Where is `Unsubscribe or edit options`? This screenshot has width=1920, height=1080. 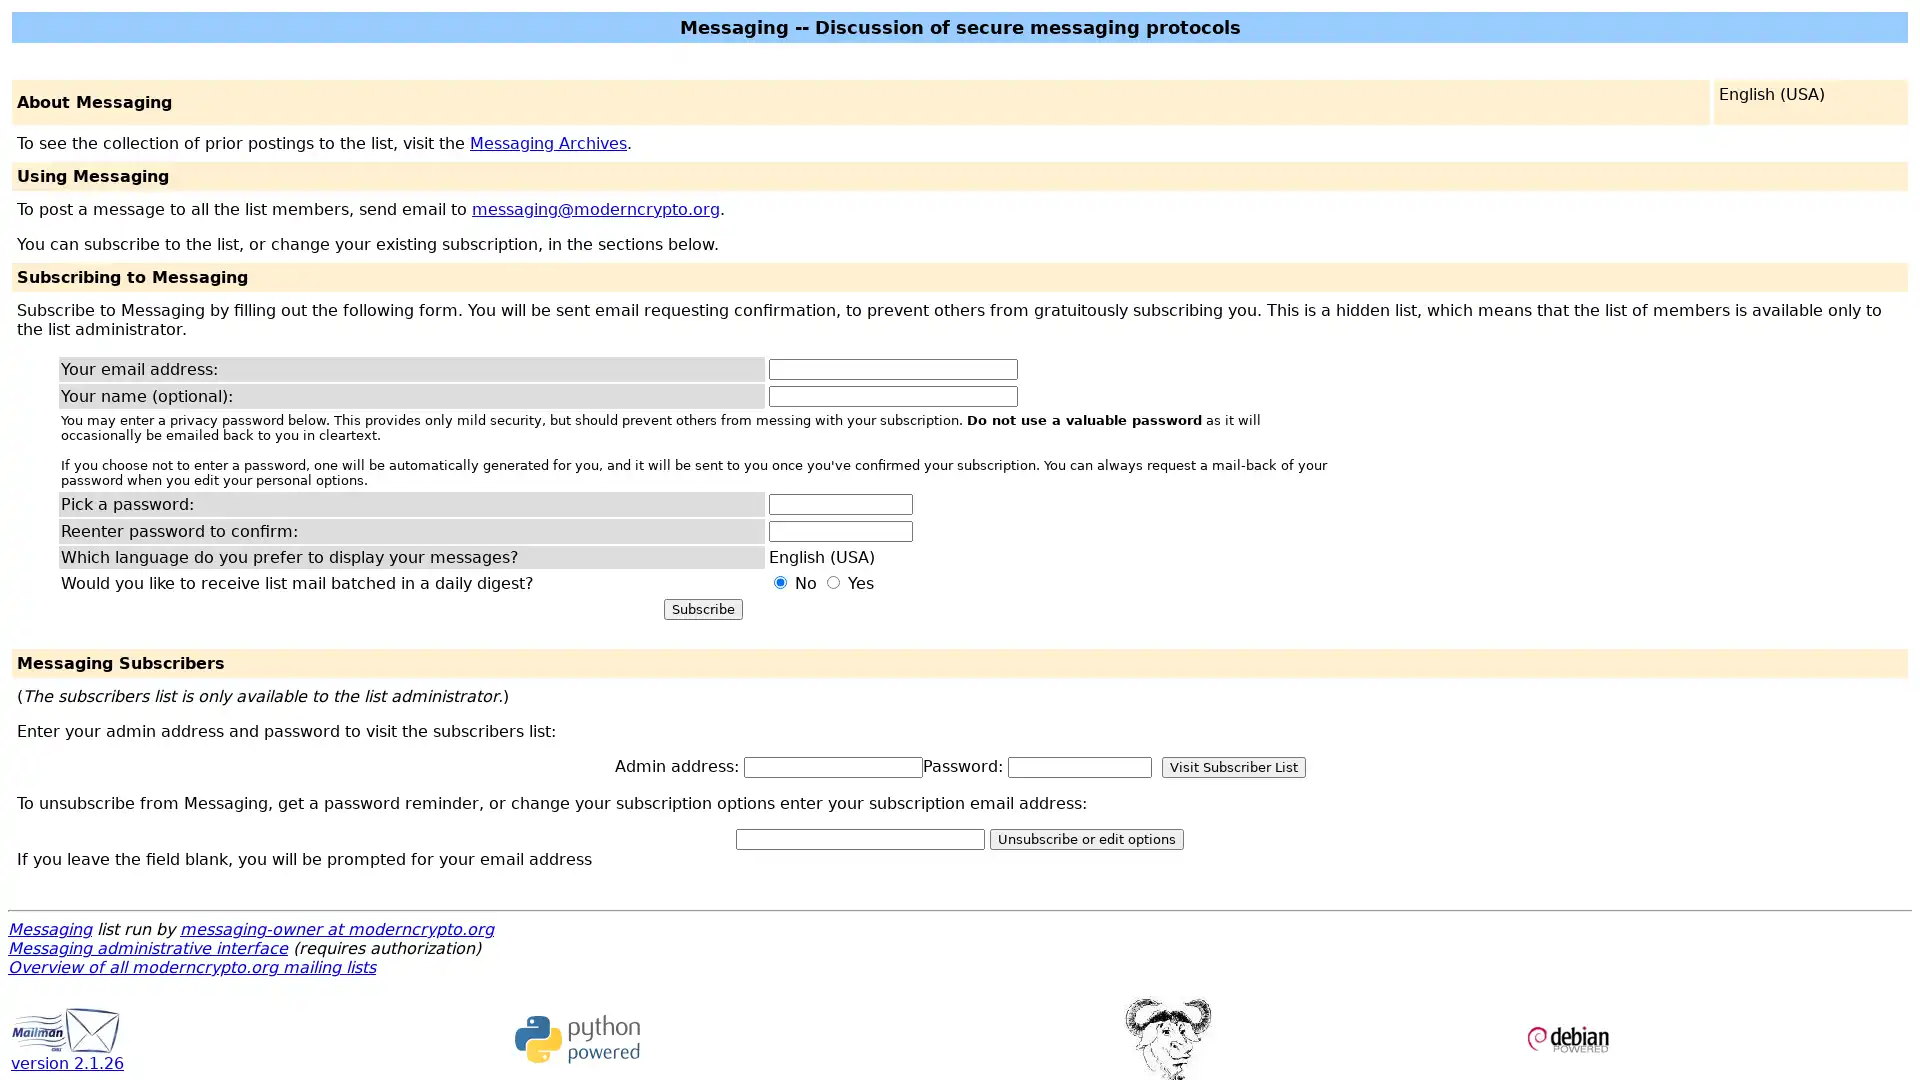
Unsubscribe or edit options is located at coordinates (1085, 839).